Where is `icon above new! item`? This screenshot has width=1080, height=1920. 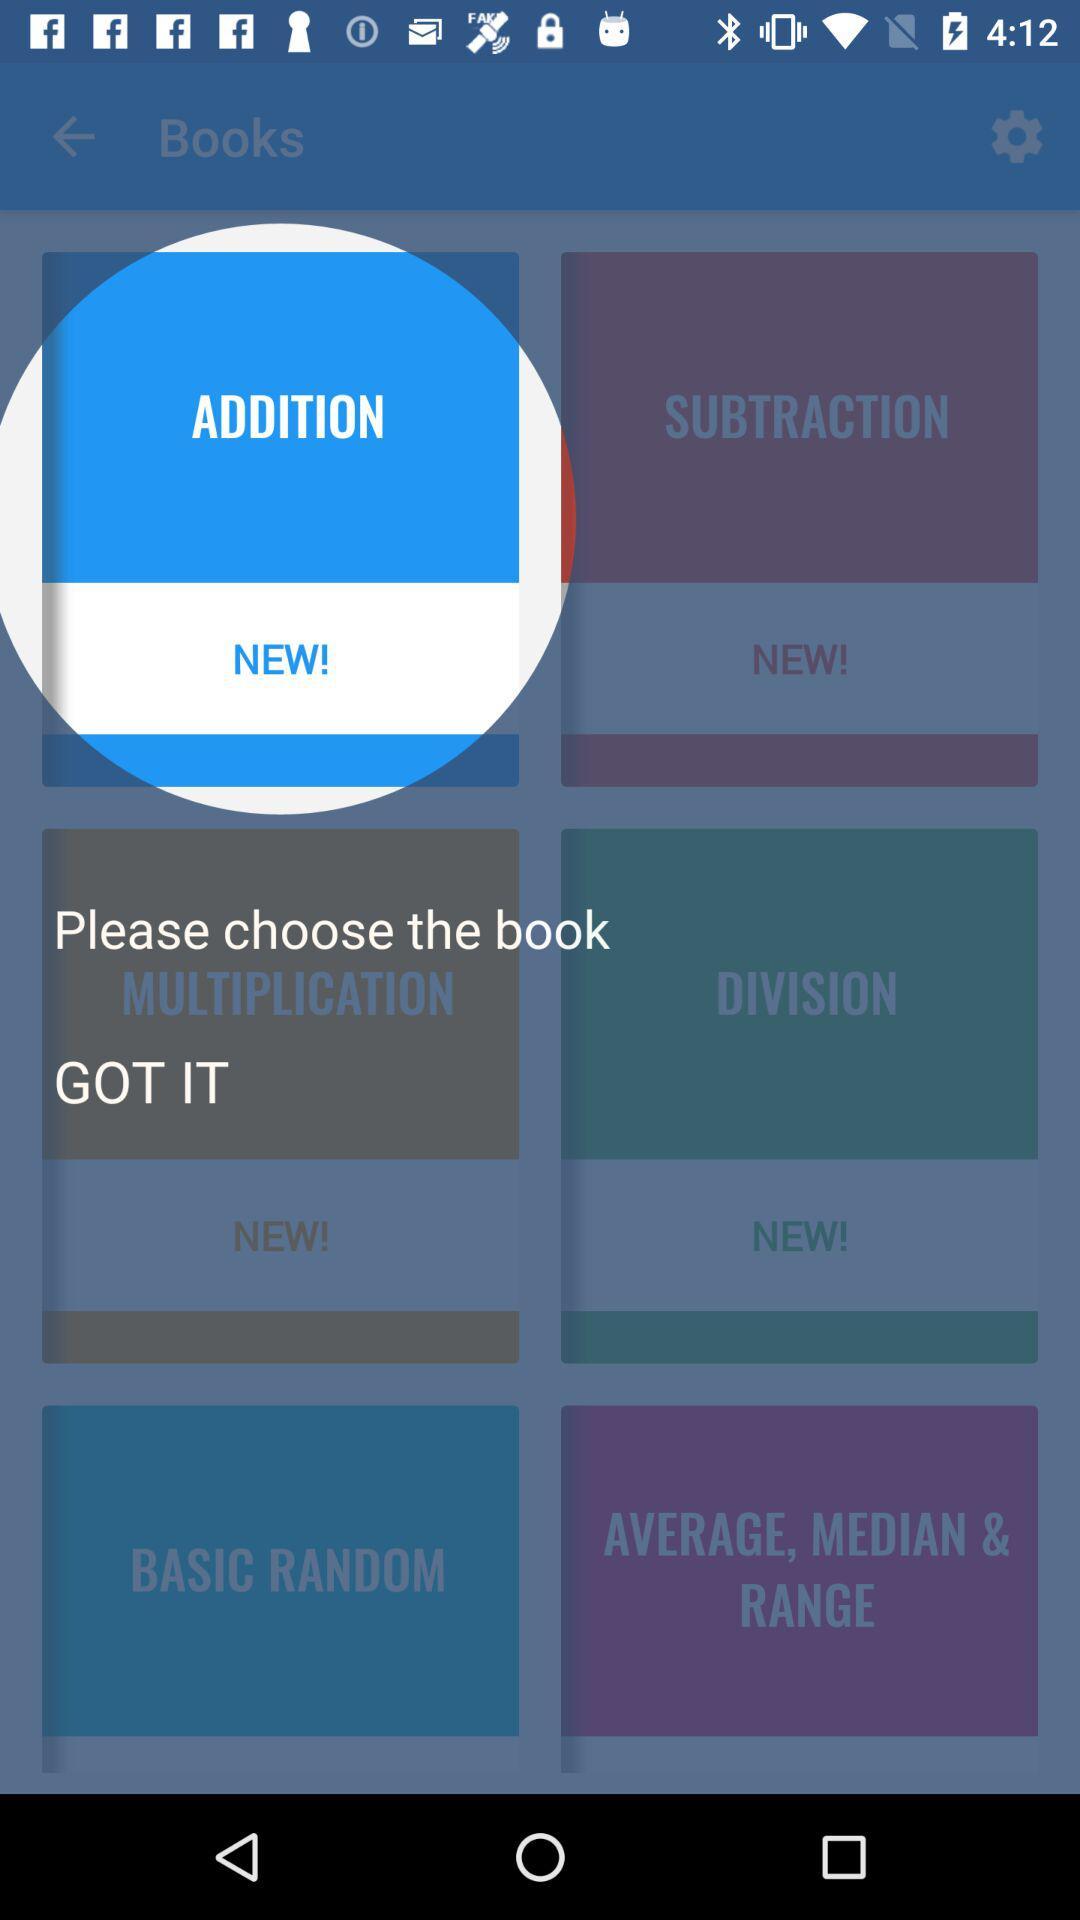 icon above new! item is located at coordinates (140, 1079).